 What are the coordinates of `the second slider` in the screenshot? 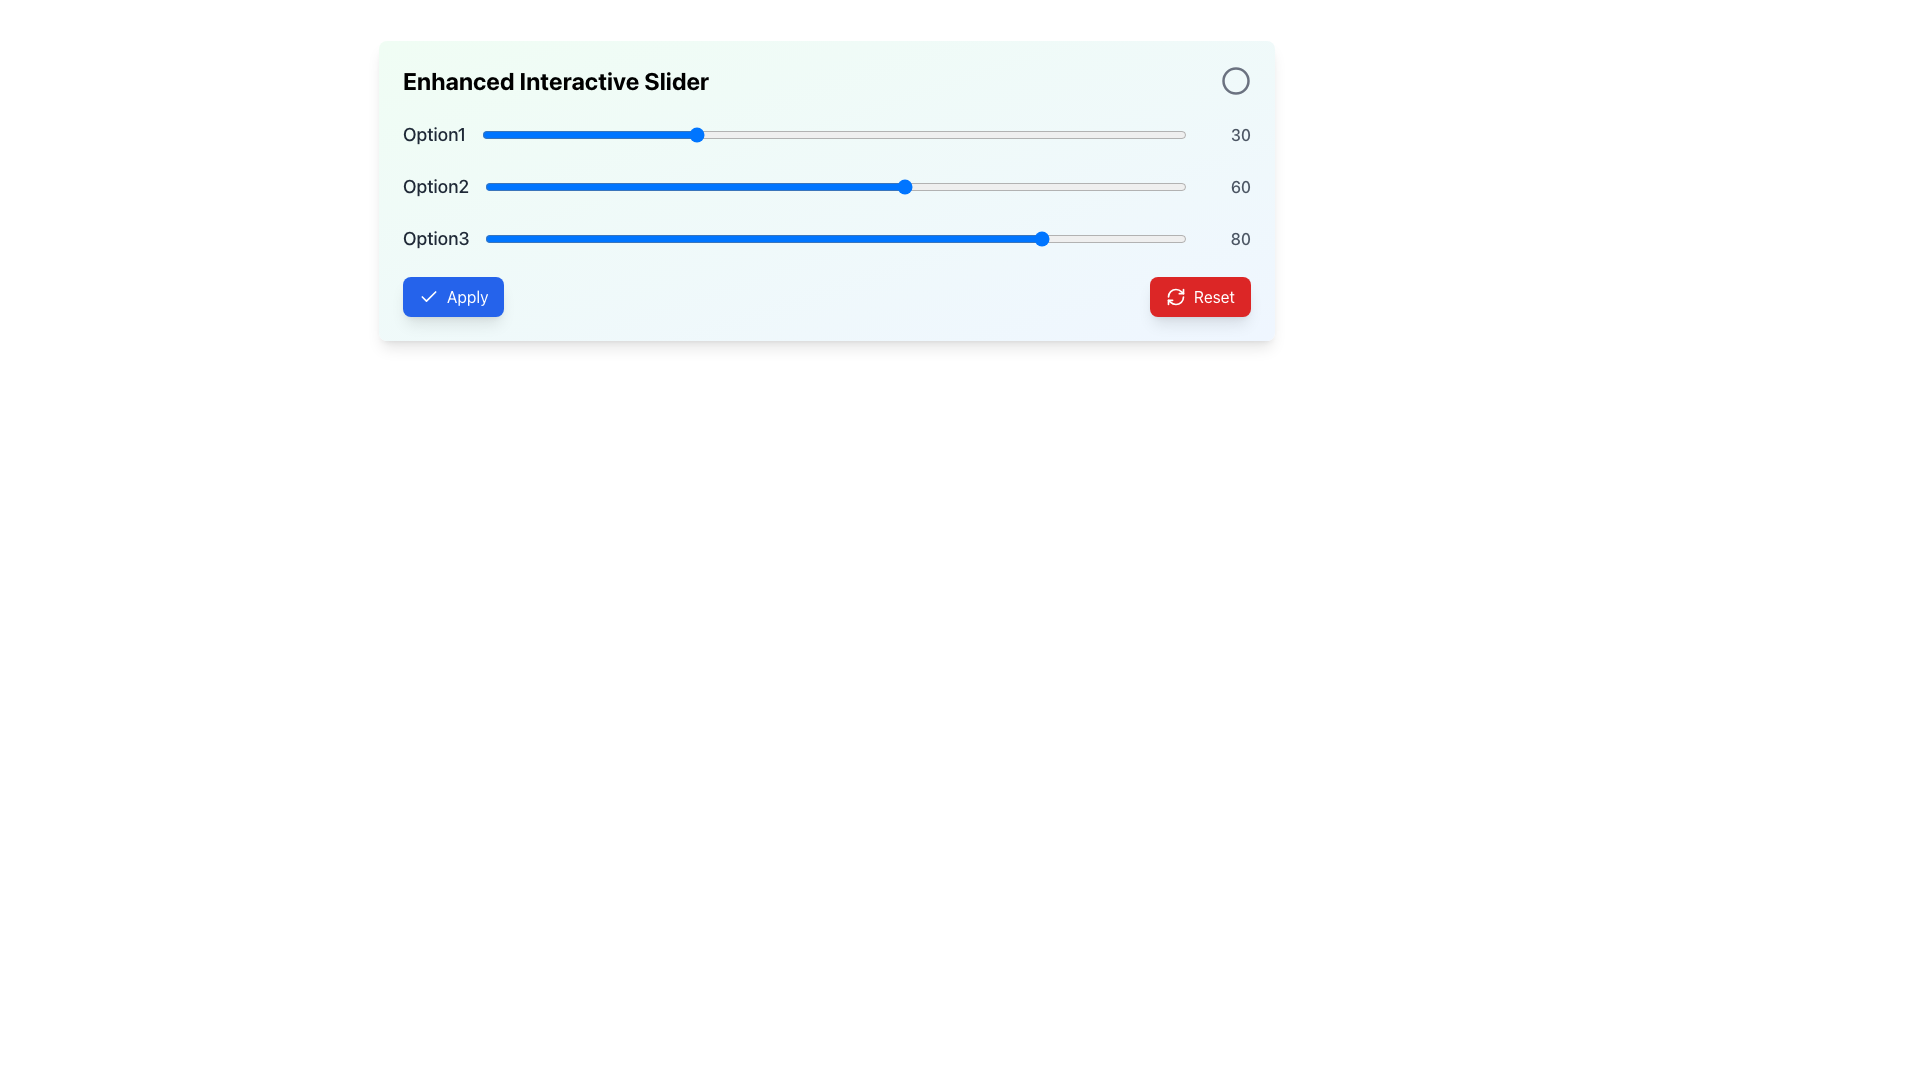 It's located at (826, 186).